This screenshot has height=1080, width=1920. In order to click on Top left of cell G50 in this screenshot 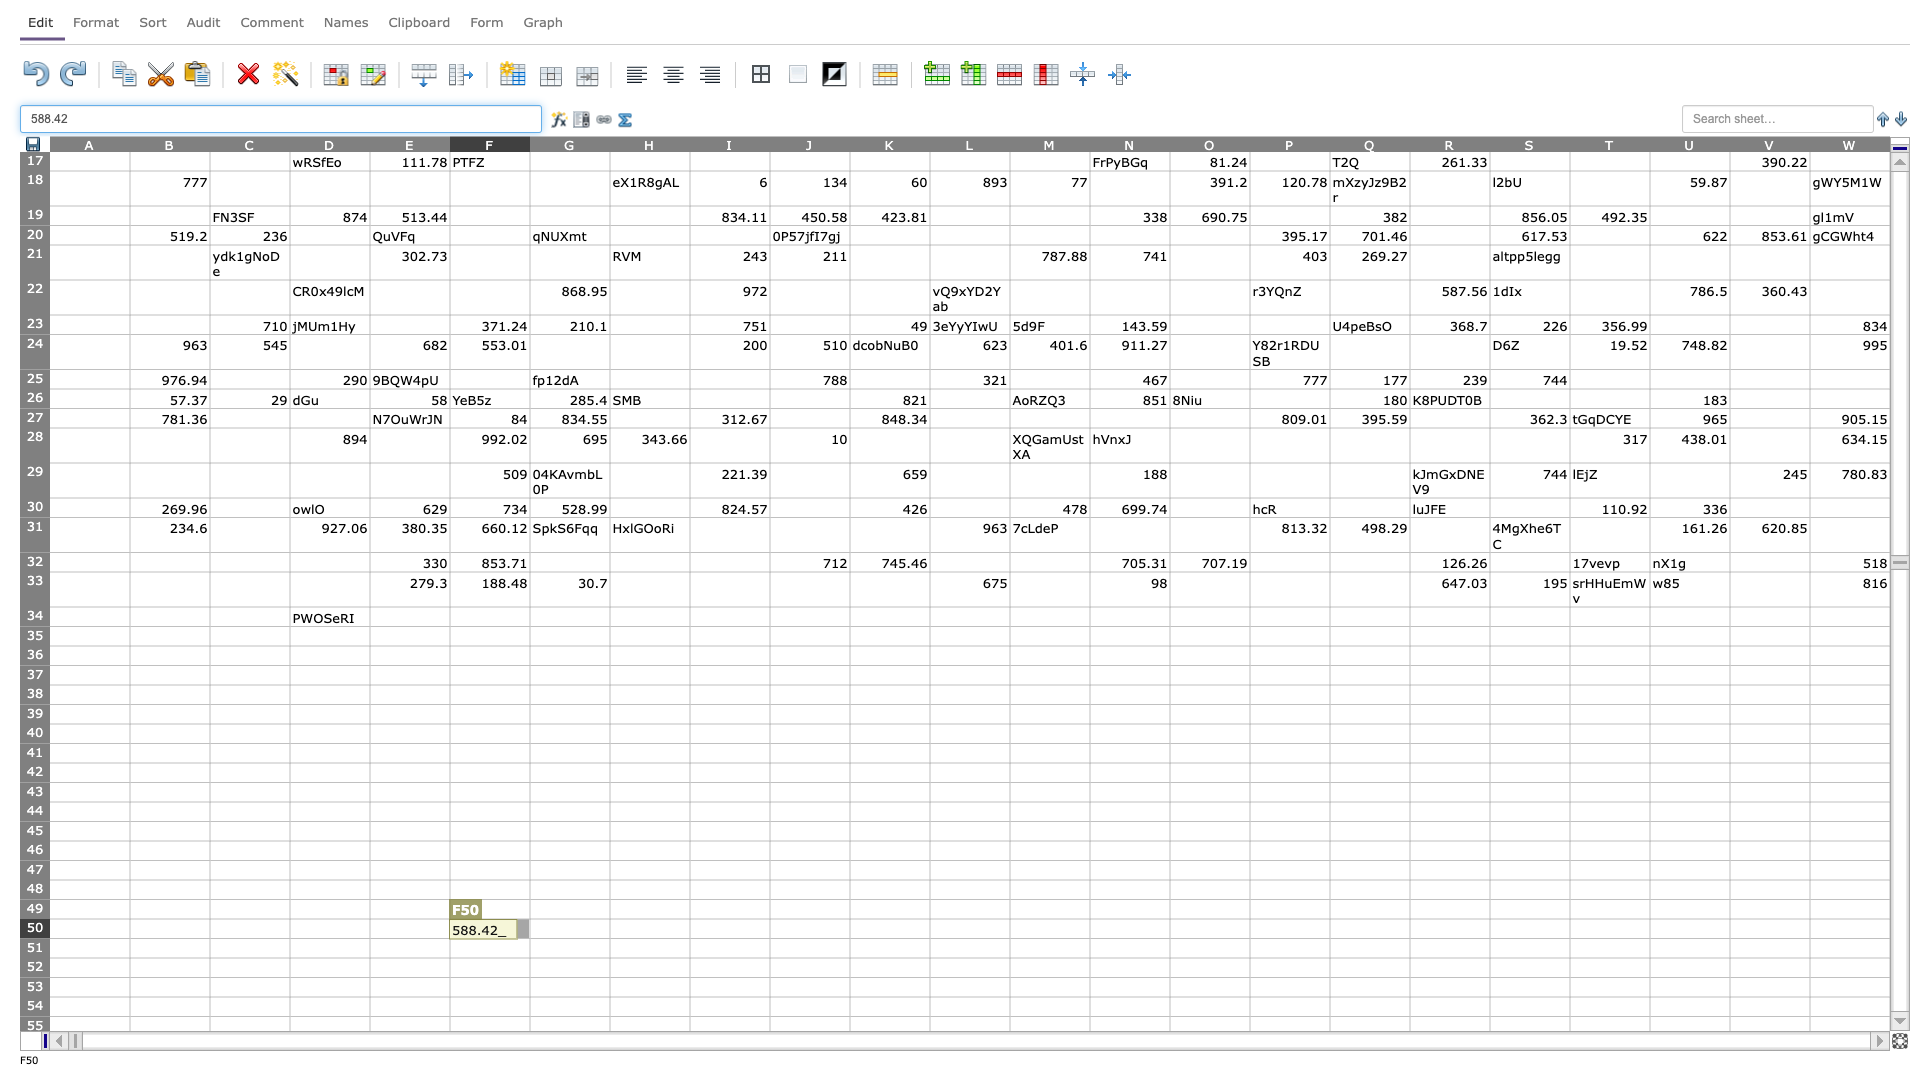, I will do `click(529, 918)`.